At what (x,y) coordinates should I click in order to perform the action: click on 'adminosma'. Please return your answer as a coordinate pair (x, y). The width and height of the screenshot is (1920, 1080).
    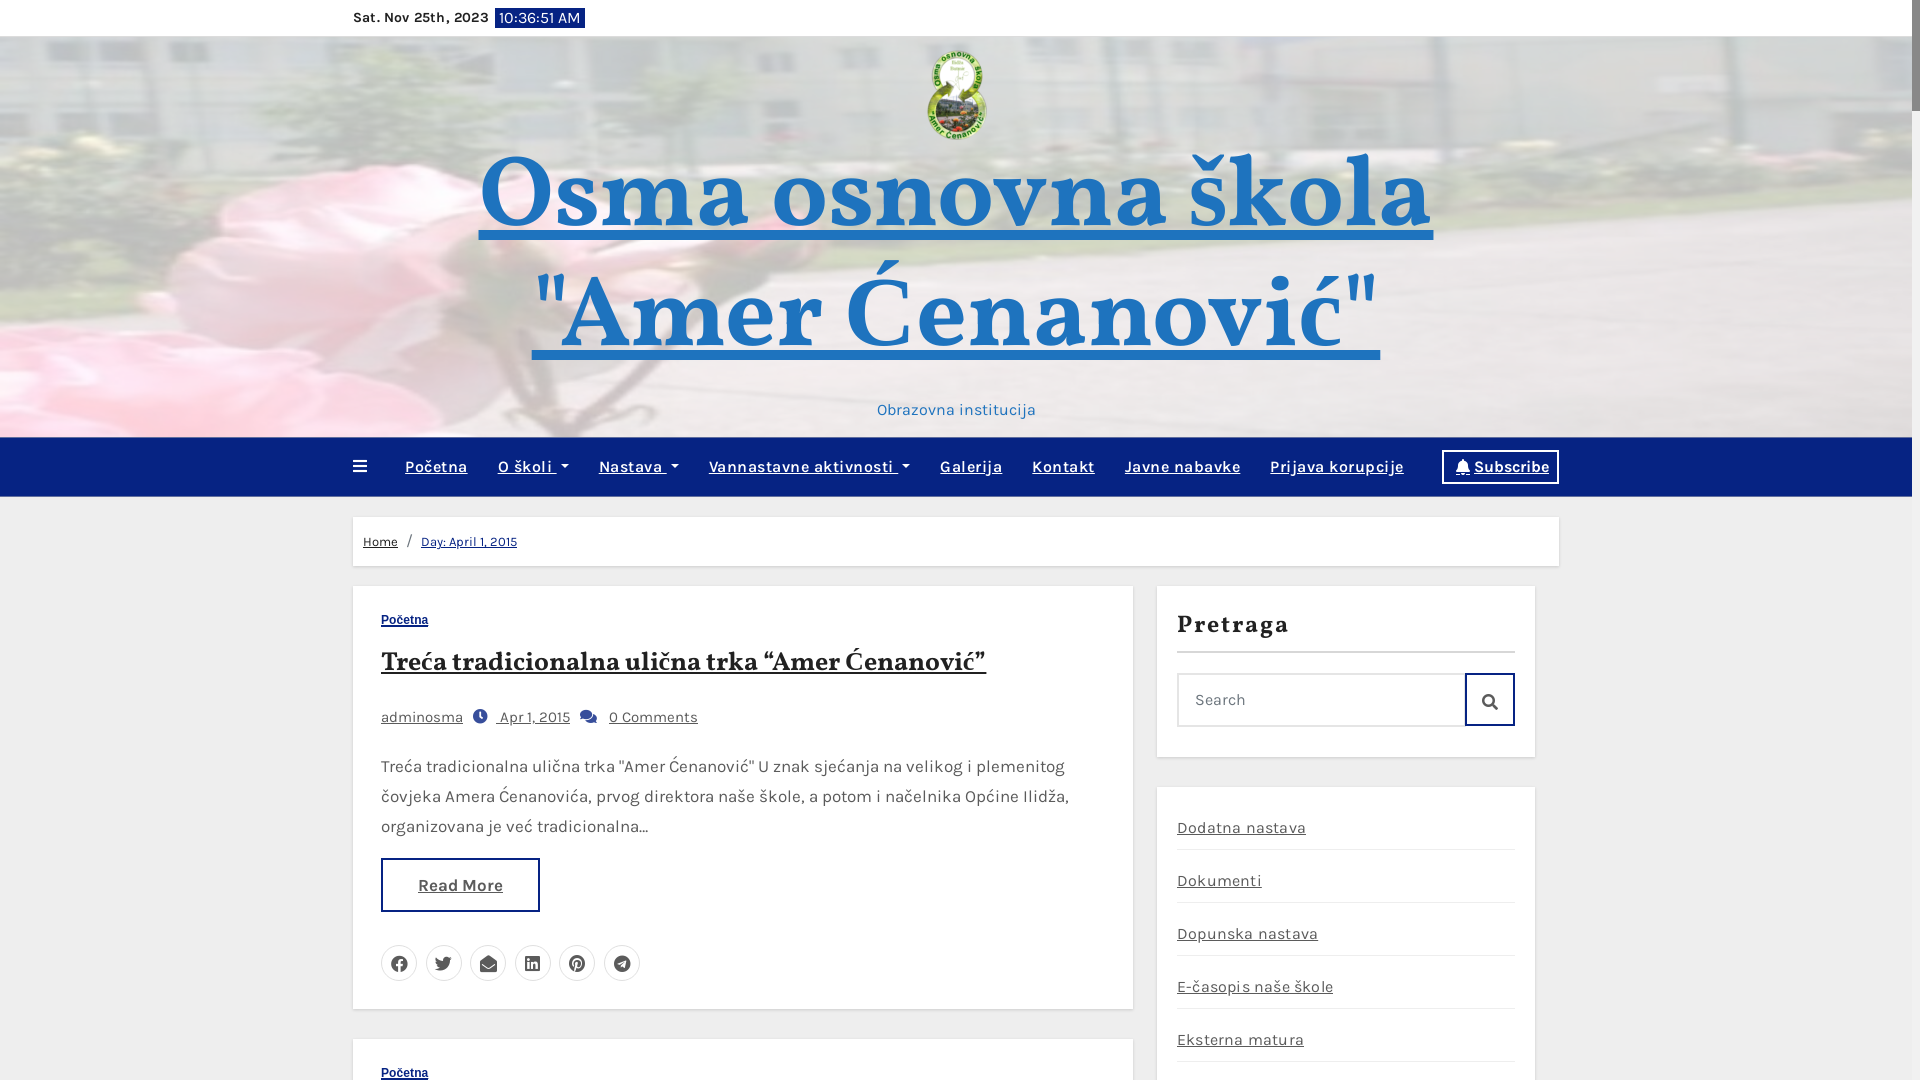
    Looking at the image, I should click on (380, 716).